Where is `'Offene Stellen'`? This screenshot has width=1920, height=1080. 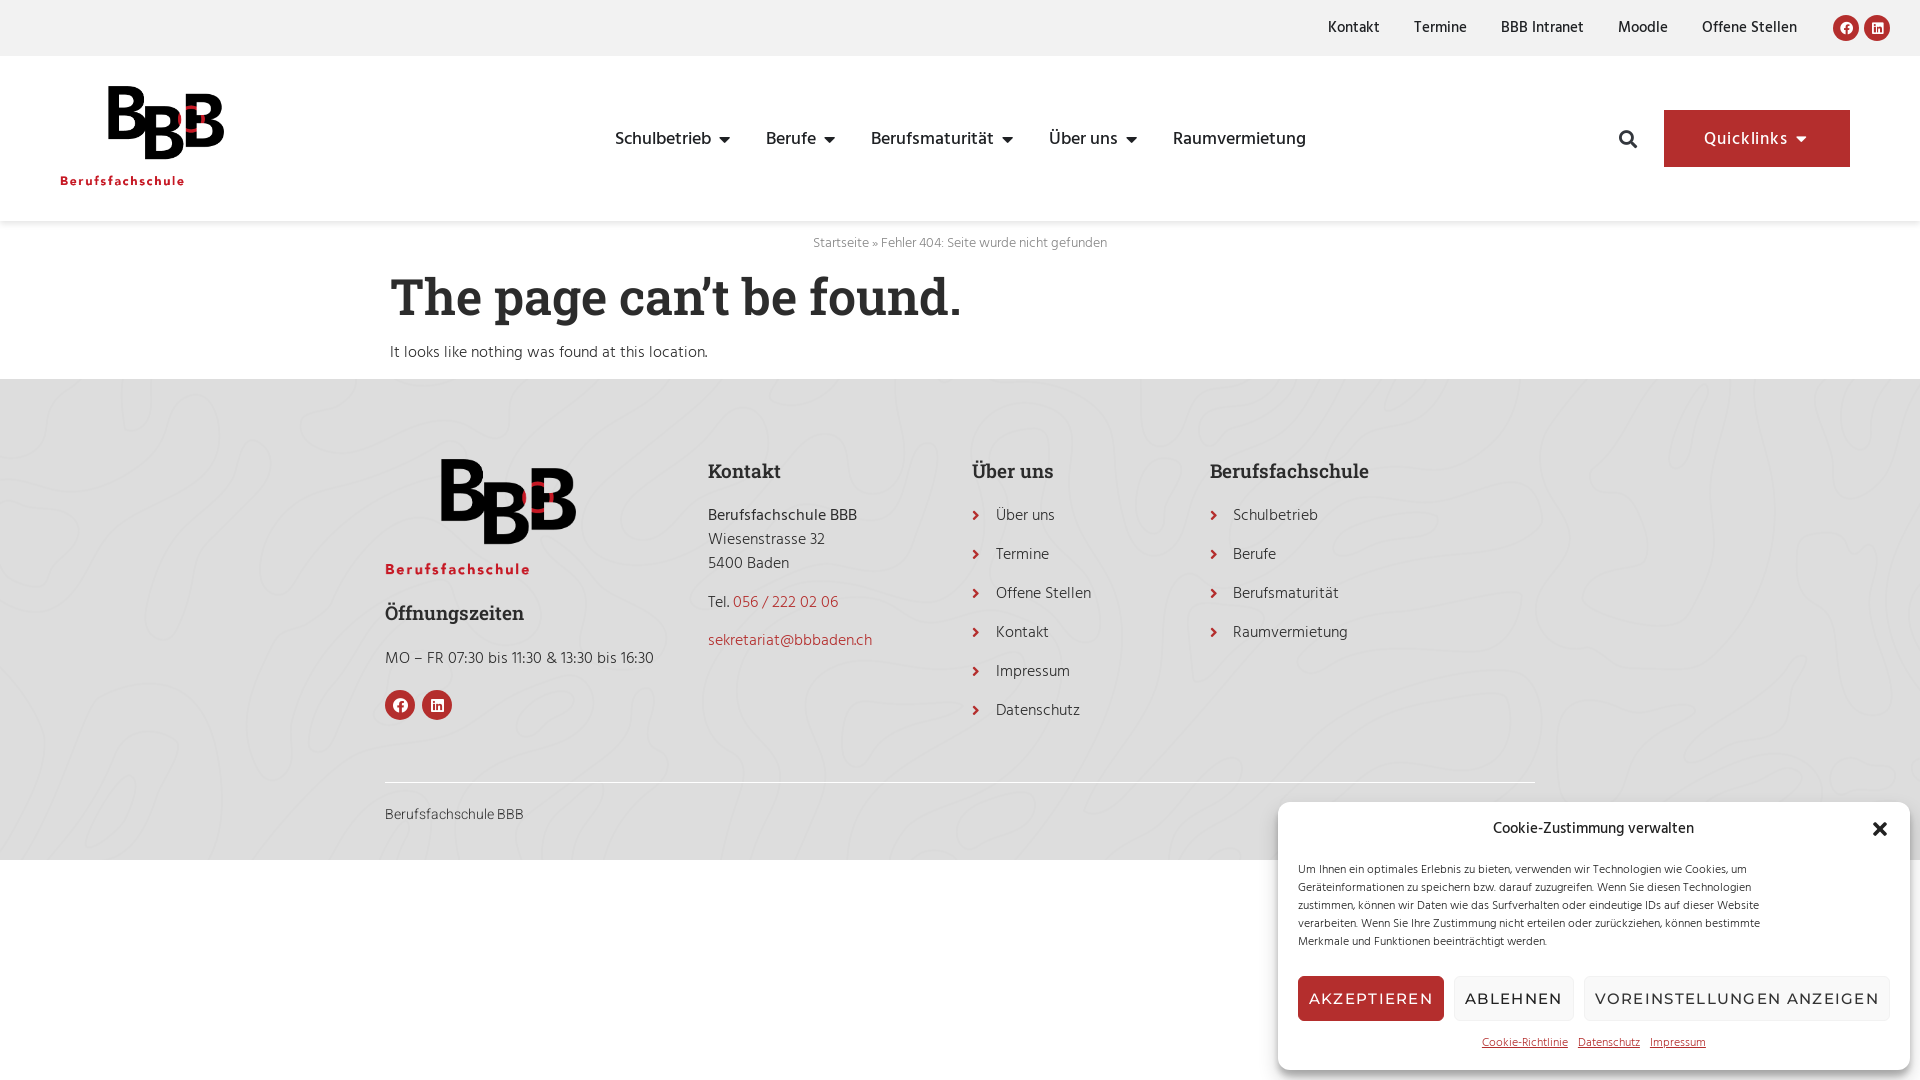
'Offene Stellen' is located at coordinates (1748, 27).